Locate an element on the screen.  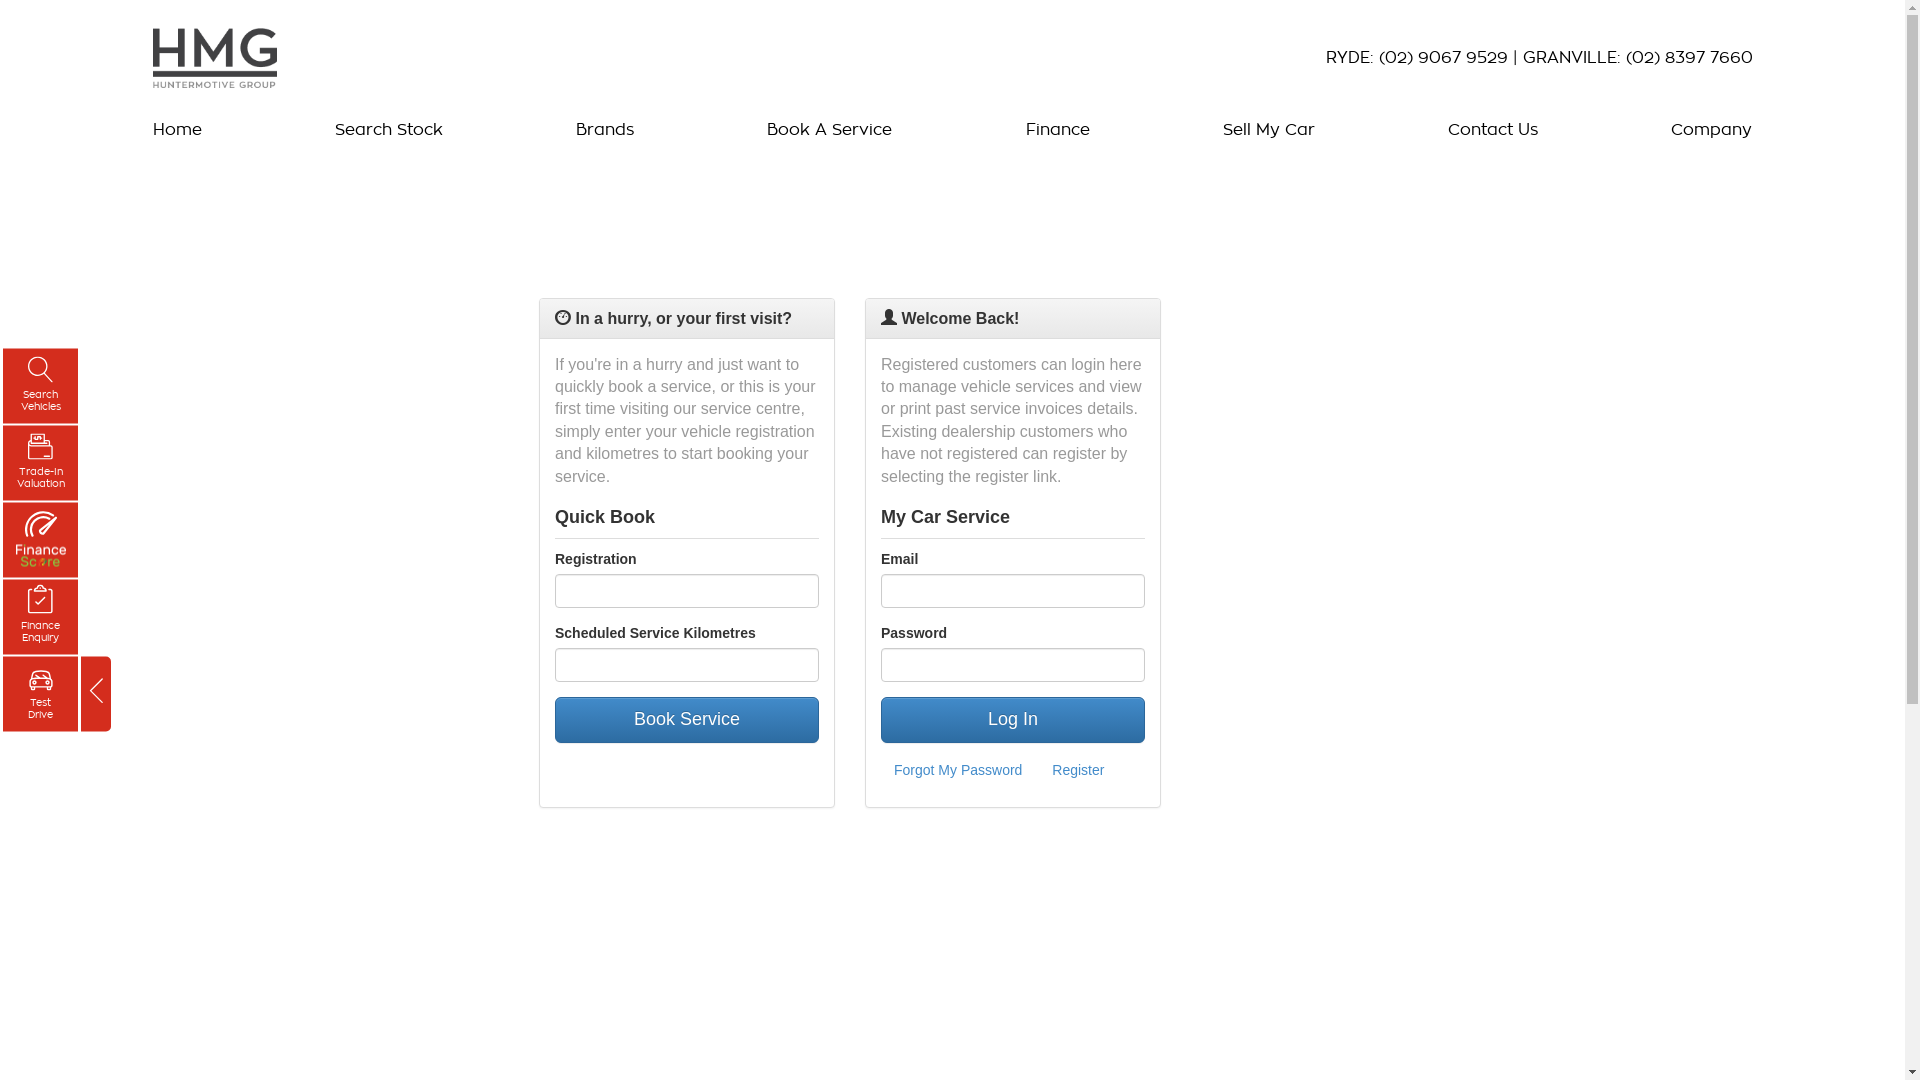
'GRANVILLE: (02) 8397 7660' is located at coordinates (1636, 56).